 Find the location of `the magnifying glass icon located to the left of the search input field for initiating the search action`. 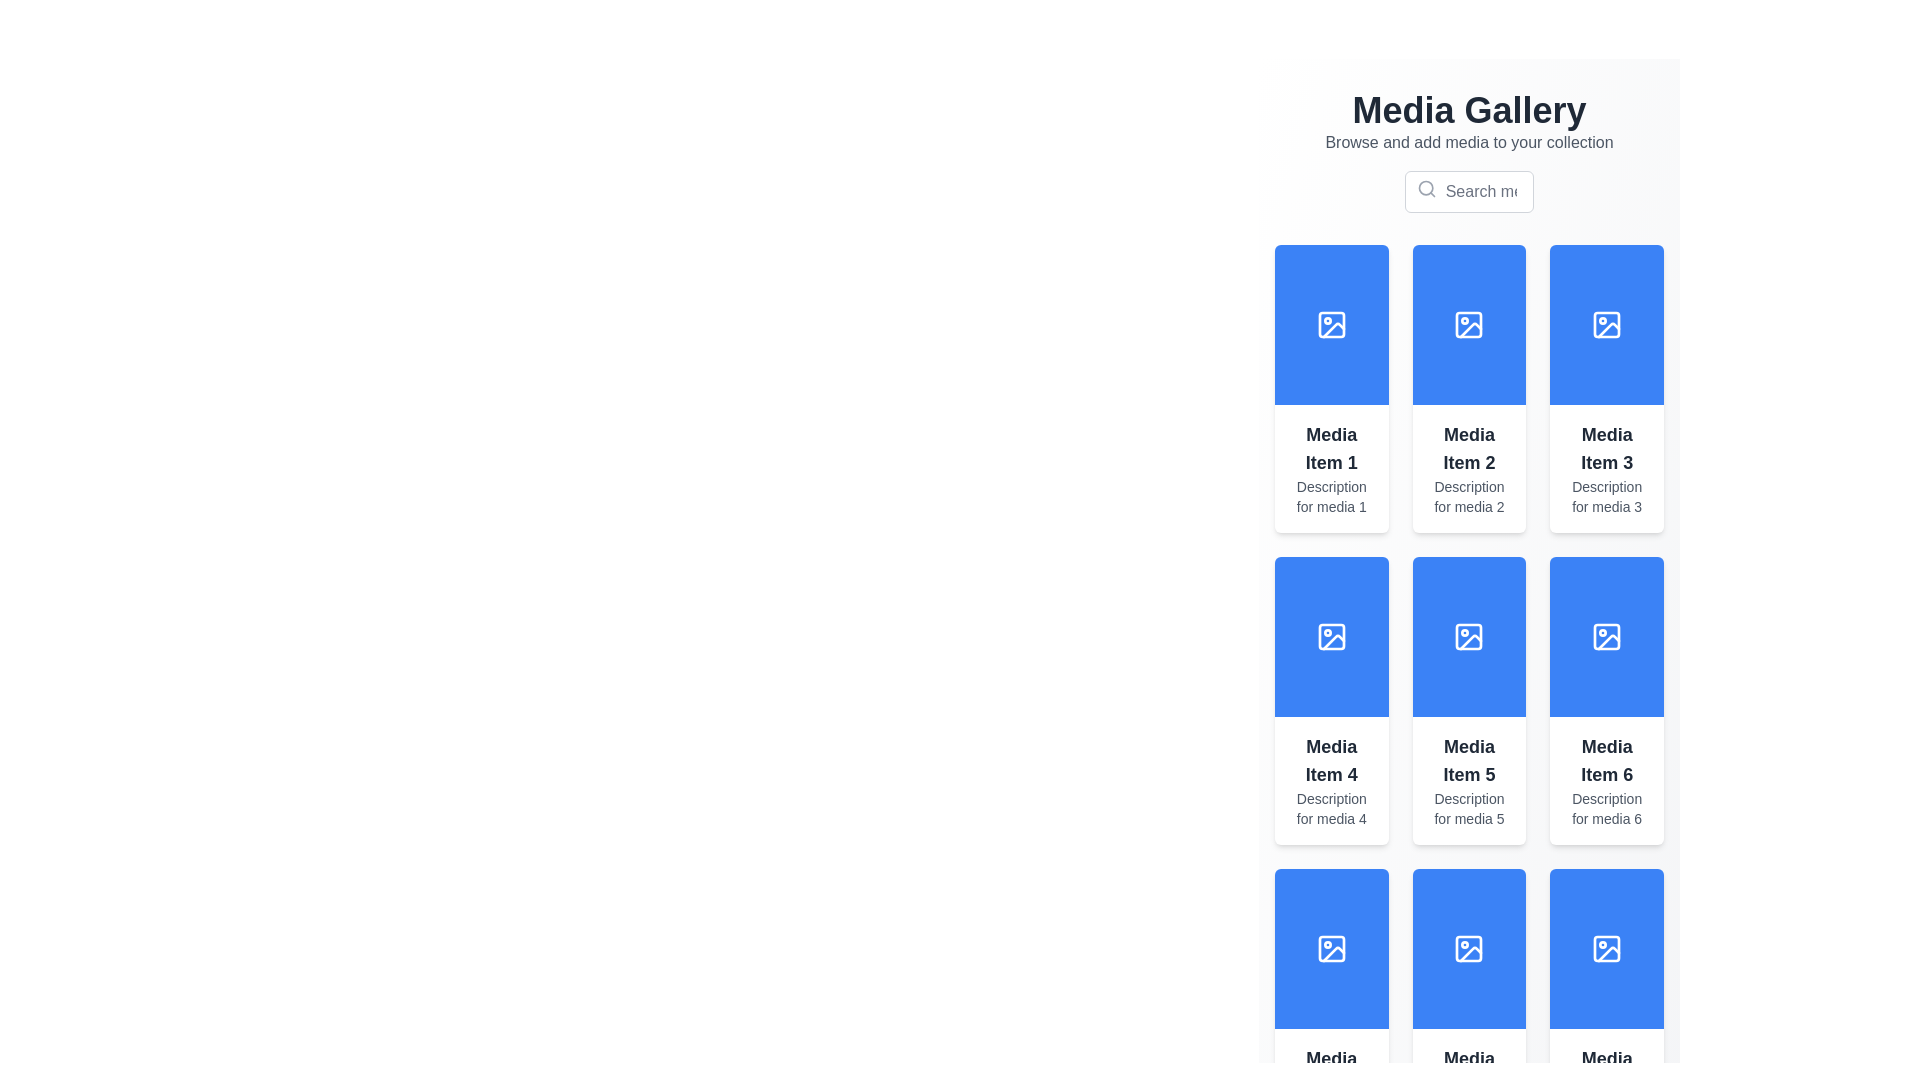

the magnifying glass icon located to the left of the search input field for initiating the search action is located at coordinates (1469, 192).